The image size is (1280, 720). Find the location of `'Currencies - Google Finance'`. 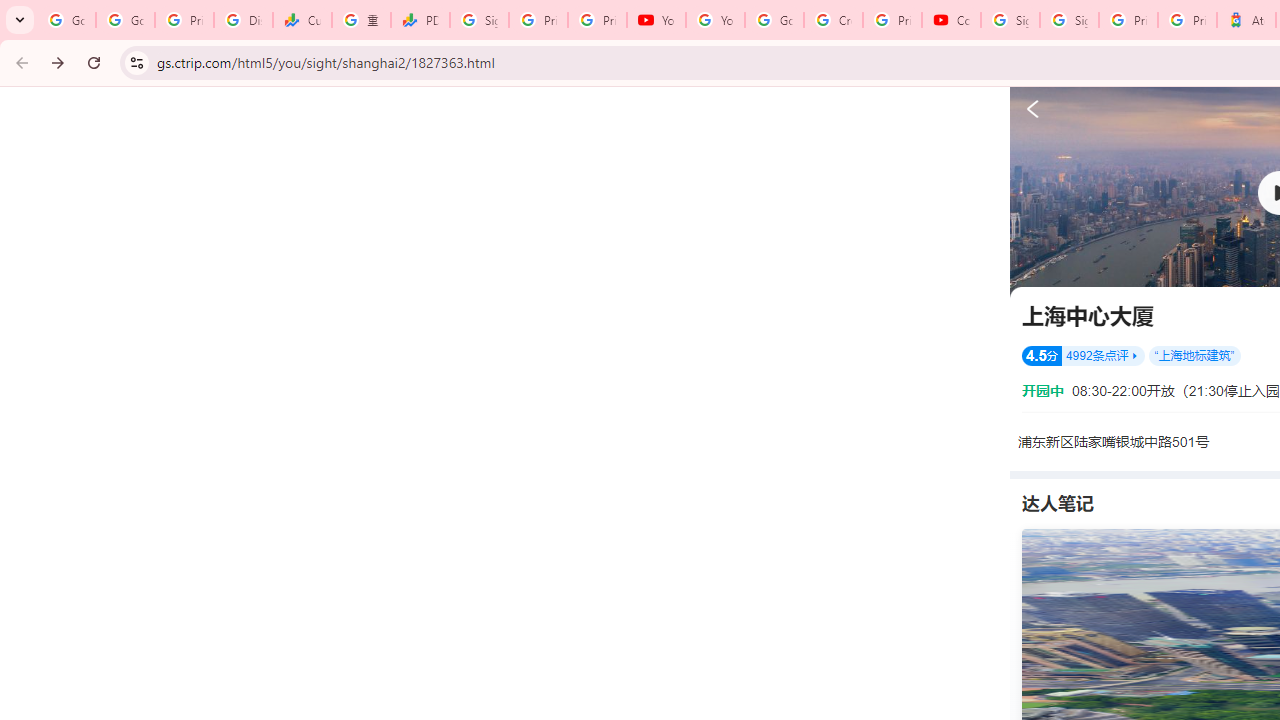

'Currencies - Google Finance' is located at coordinates (301, 20).